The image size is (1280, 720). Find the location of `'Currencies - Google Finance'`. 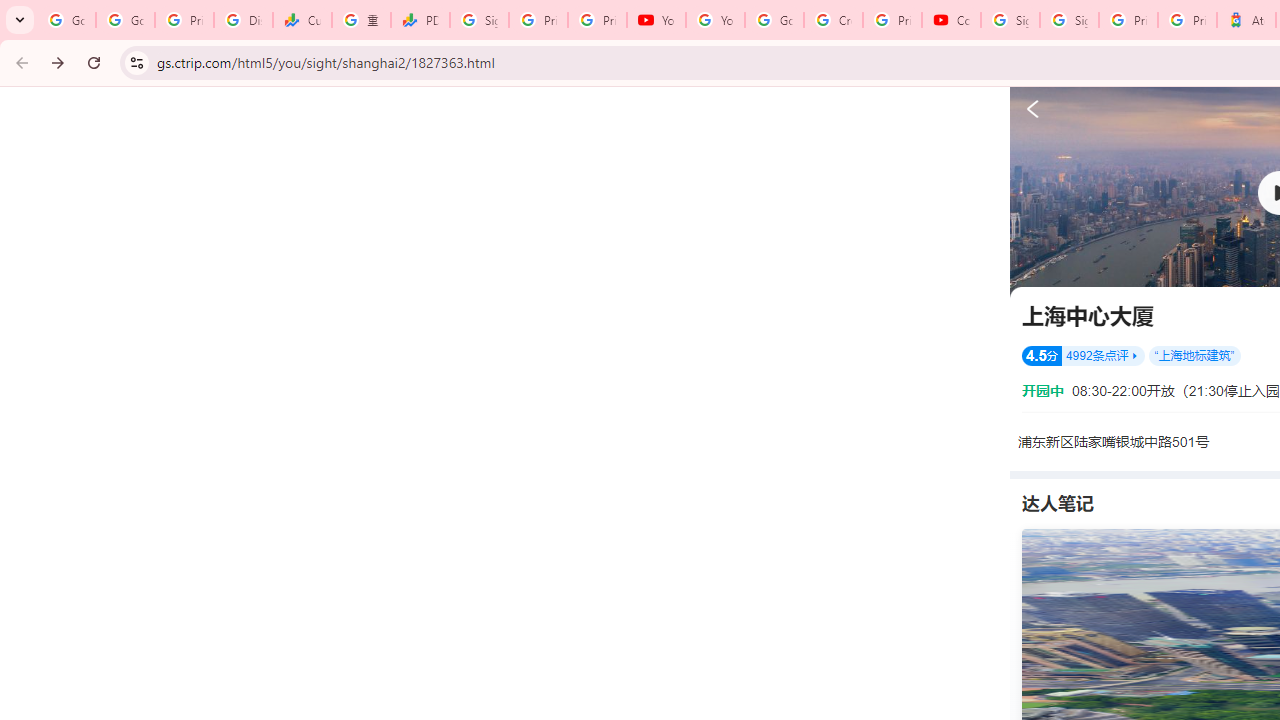

'Currencies - Google Finance' is located at coordinates (301, 20).